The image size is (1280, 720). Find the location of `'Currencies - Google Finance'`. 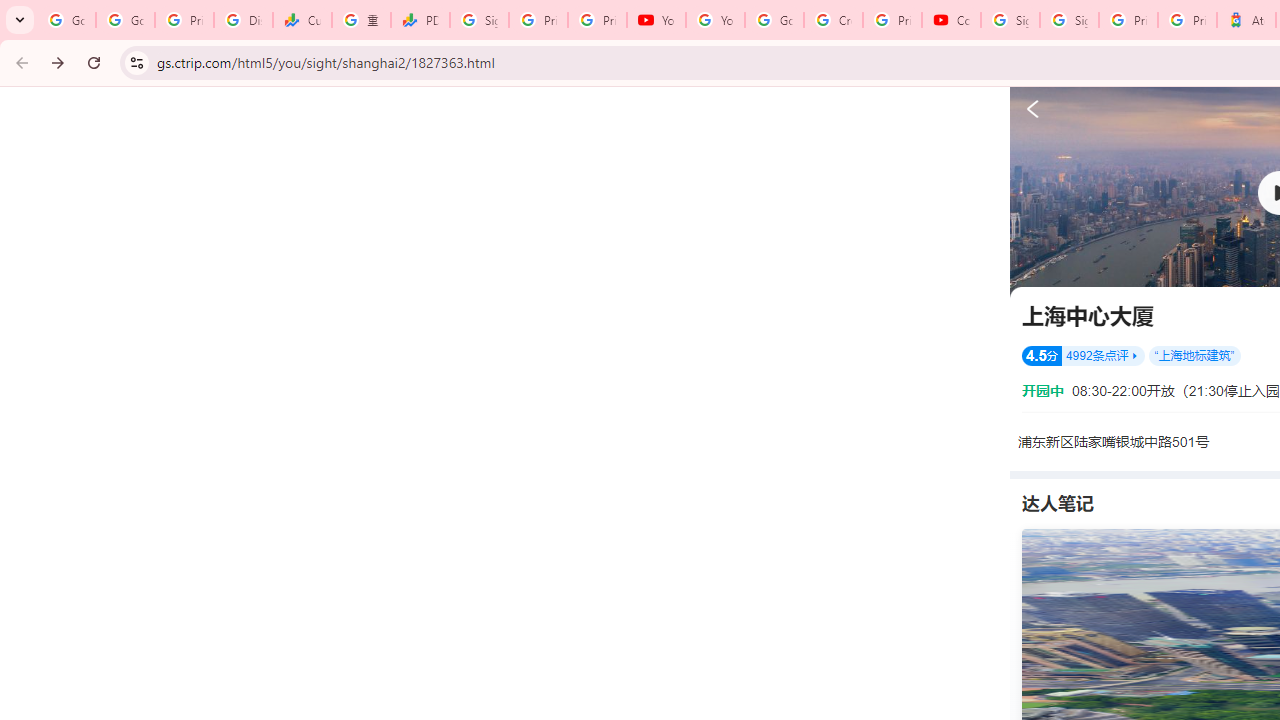

'Currencies - Google Finance' is located at coordinates (301, 20).